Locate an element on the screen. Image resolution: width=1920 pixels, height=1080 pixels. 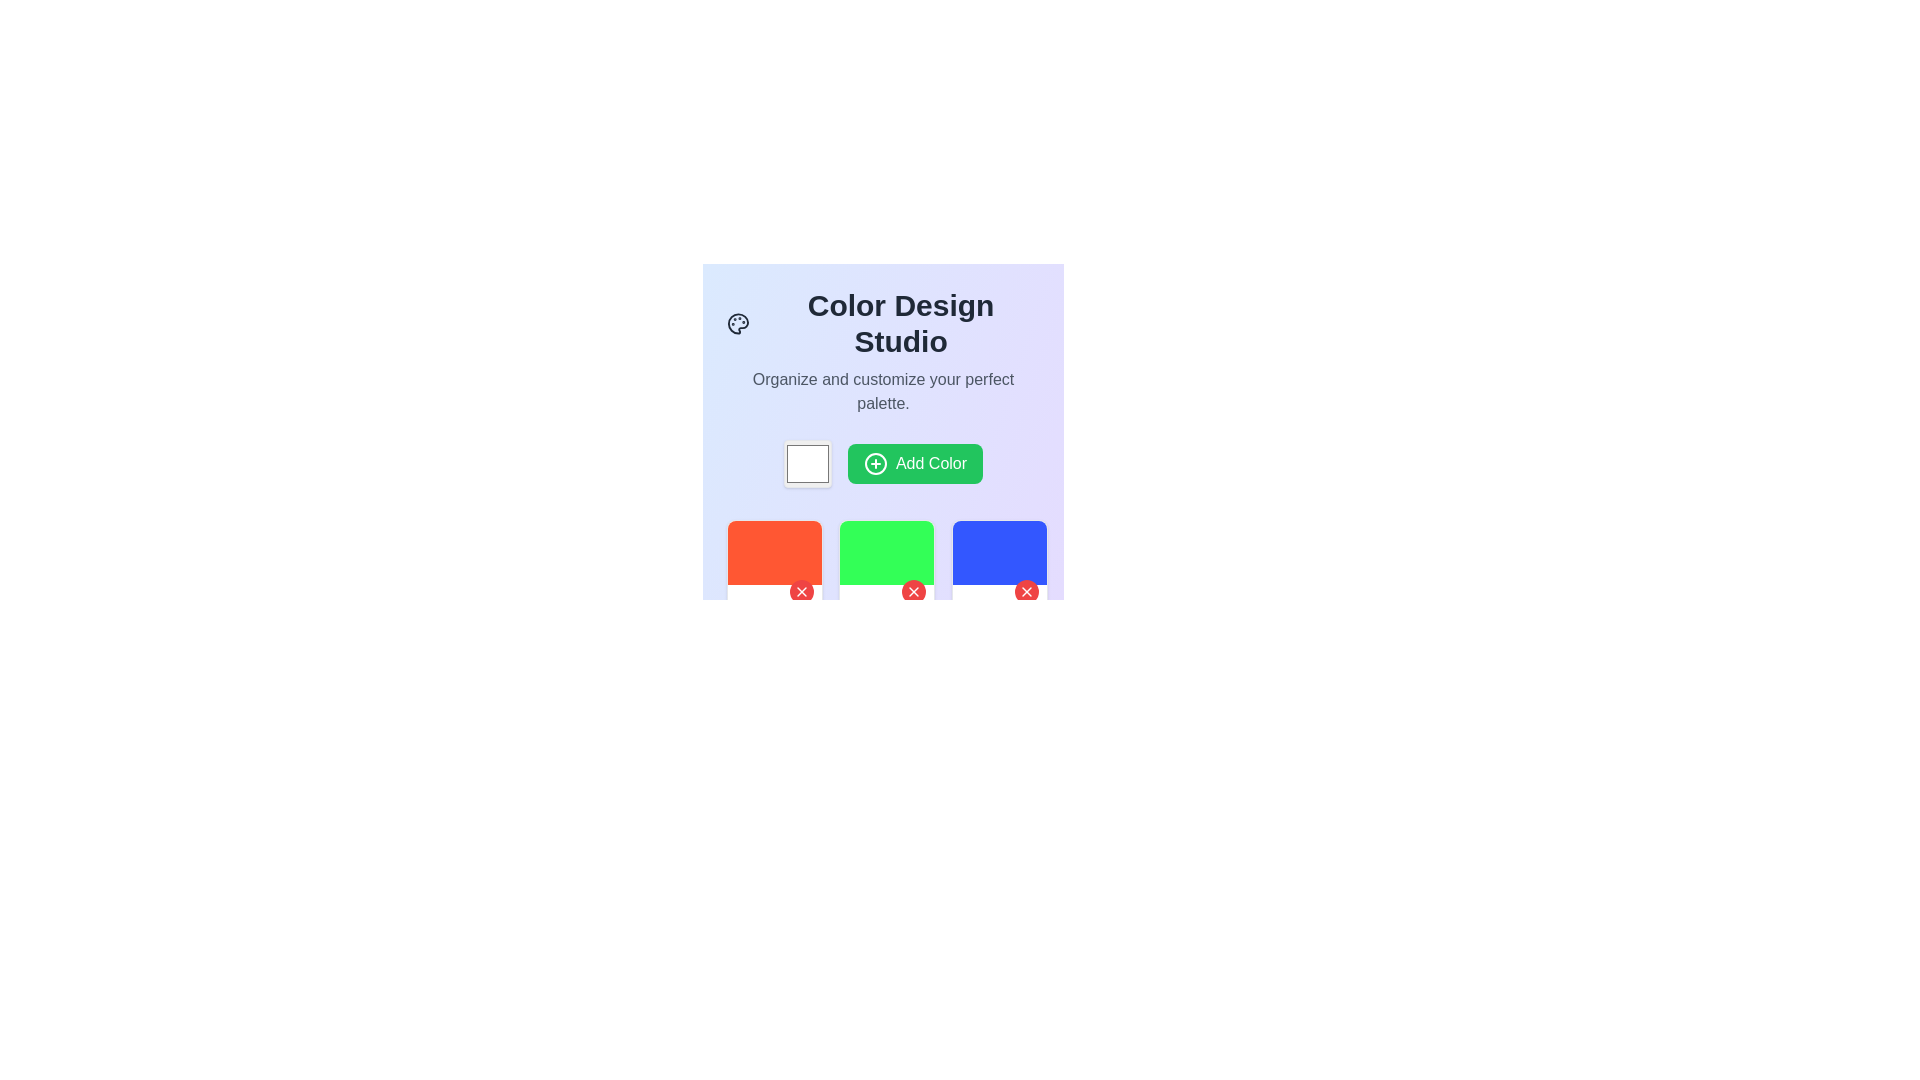
on the decorative color block located at the top of the square card in the color palette interface is located at coordinates (886, 552).